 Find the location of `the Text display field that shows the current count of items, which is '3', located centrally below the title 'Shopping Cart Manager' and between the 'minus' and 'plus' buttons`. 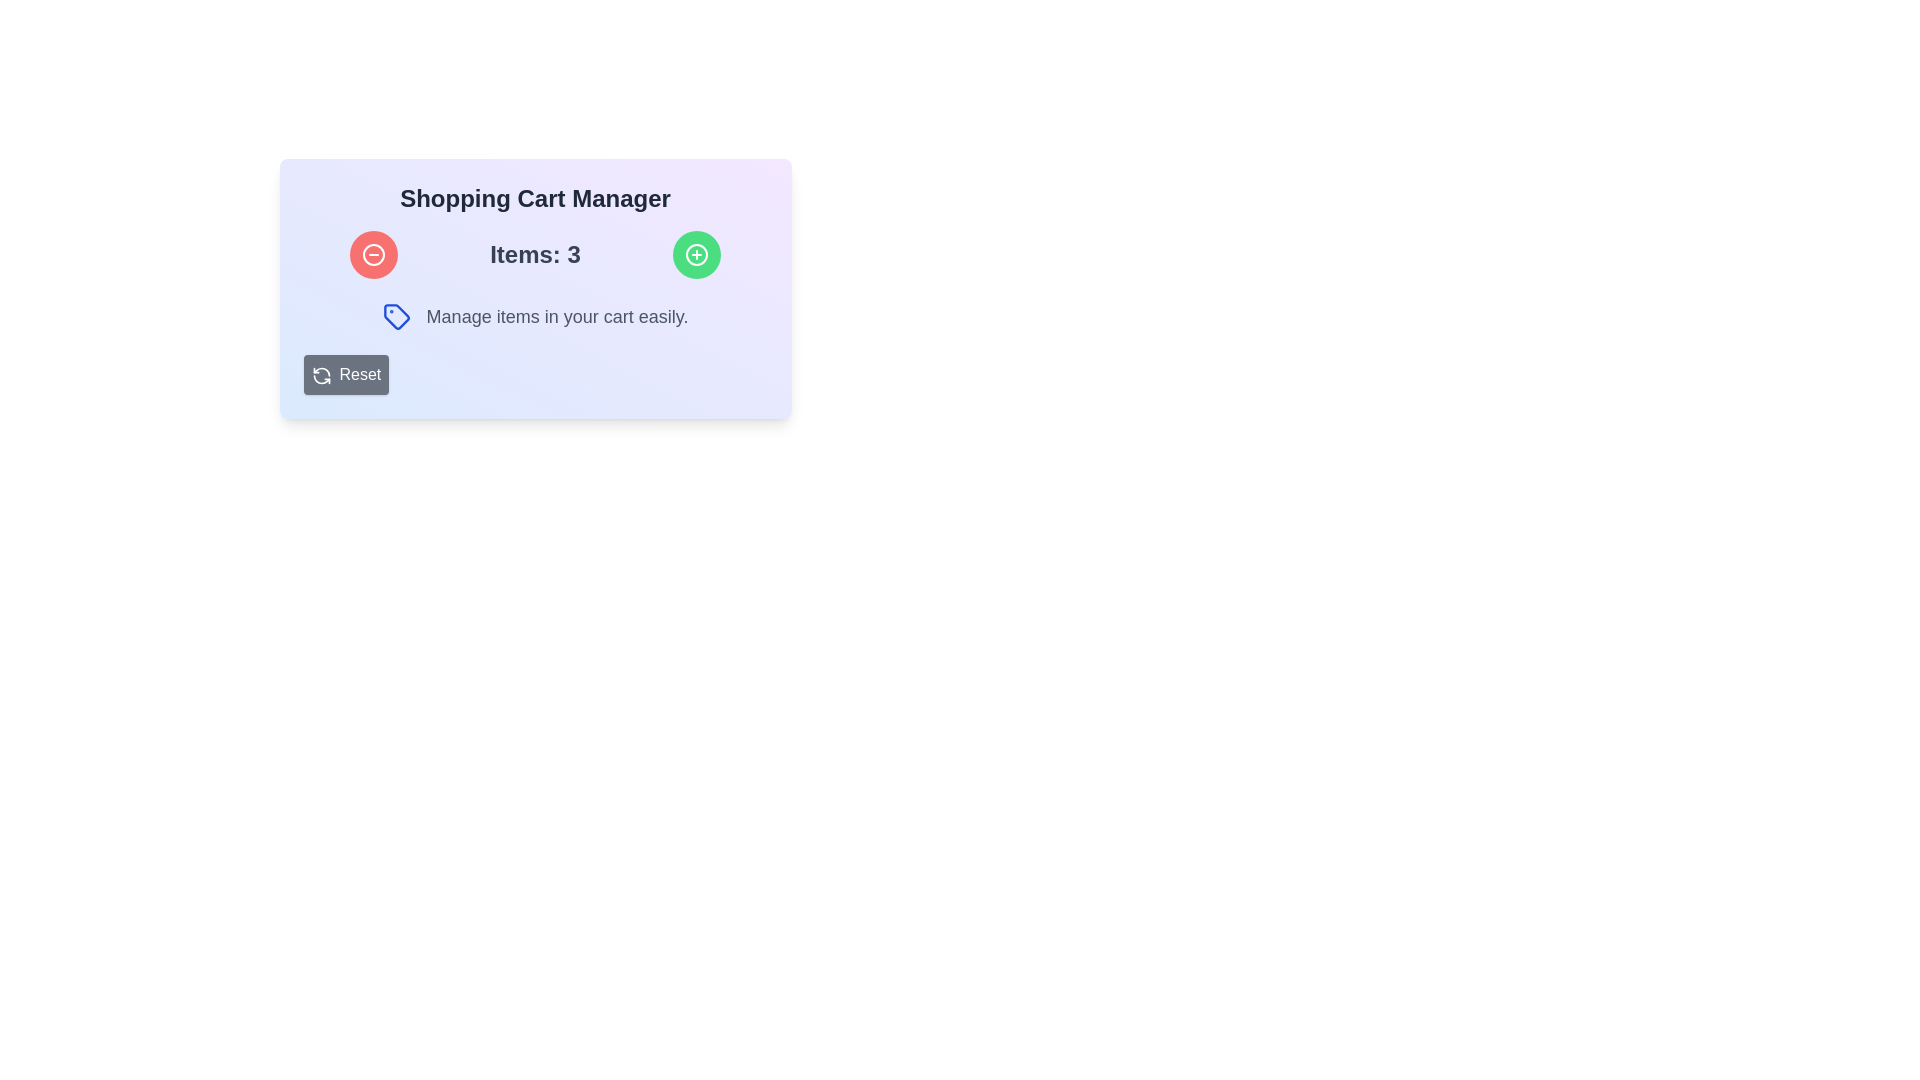

the Text display field that shows the current count of items, which is '3', located centrally below the title 'Shopping Cart Manager' and between the 'minus' and 'plus' buttons is located at coordinates (535, 253).